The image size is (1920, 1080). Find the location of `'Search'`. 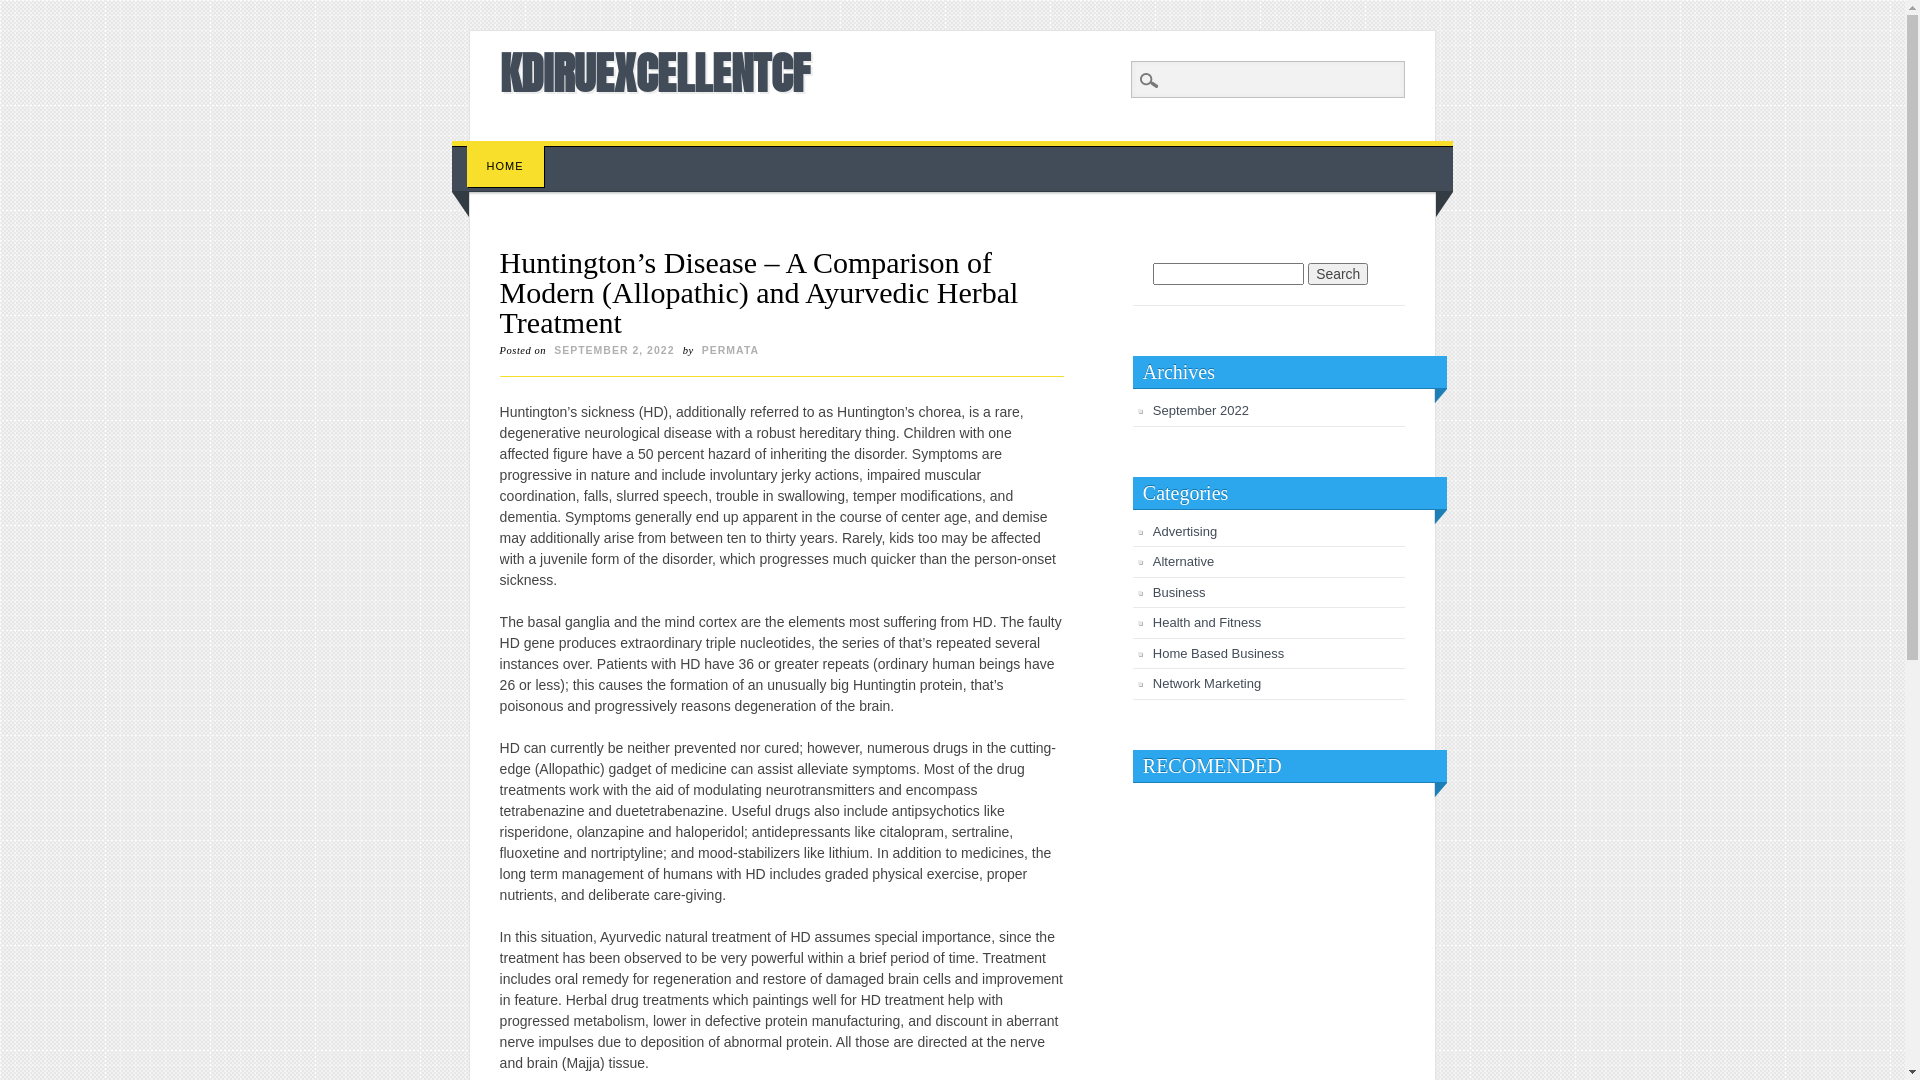

'Search' is located at coordinates (1338, 273).